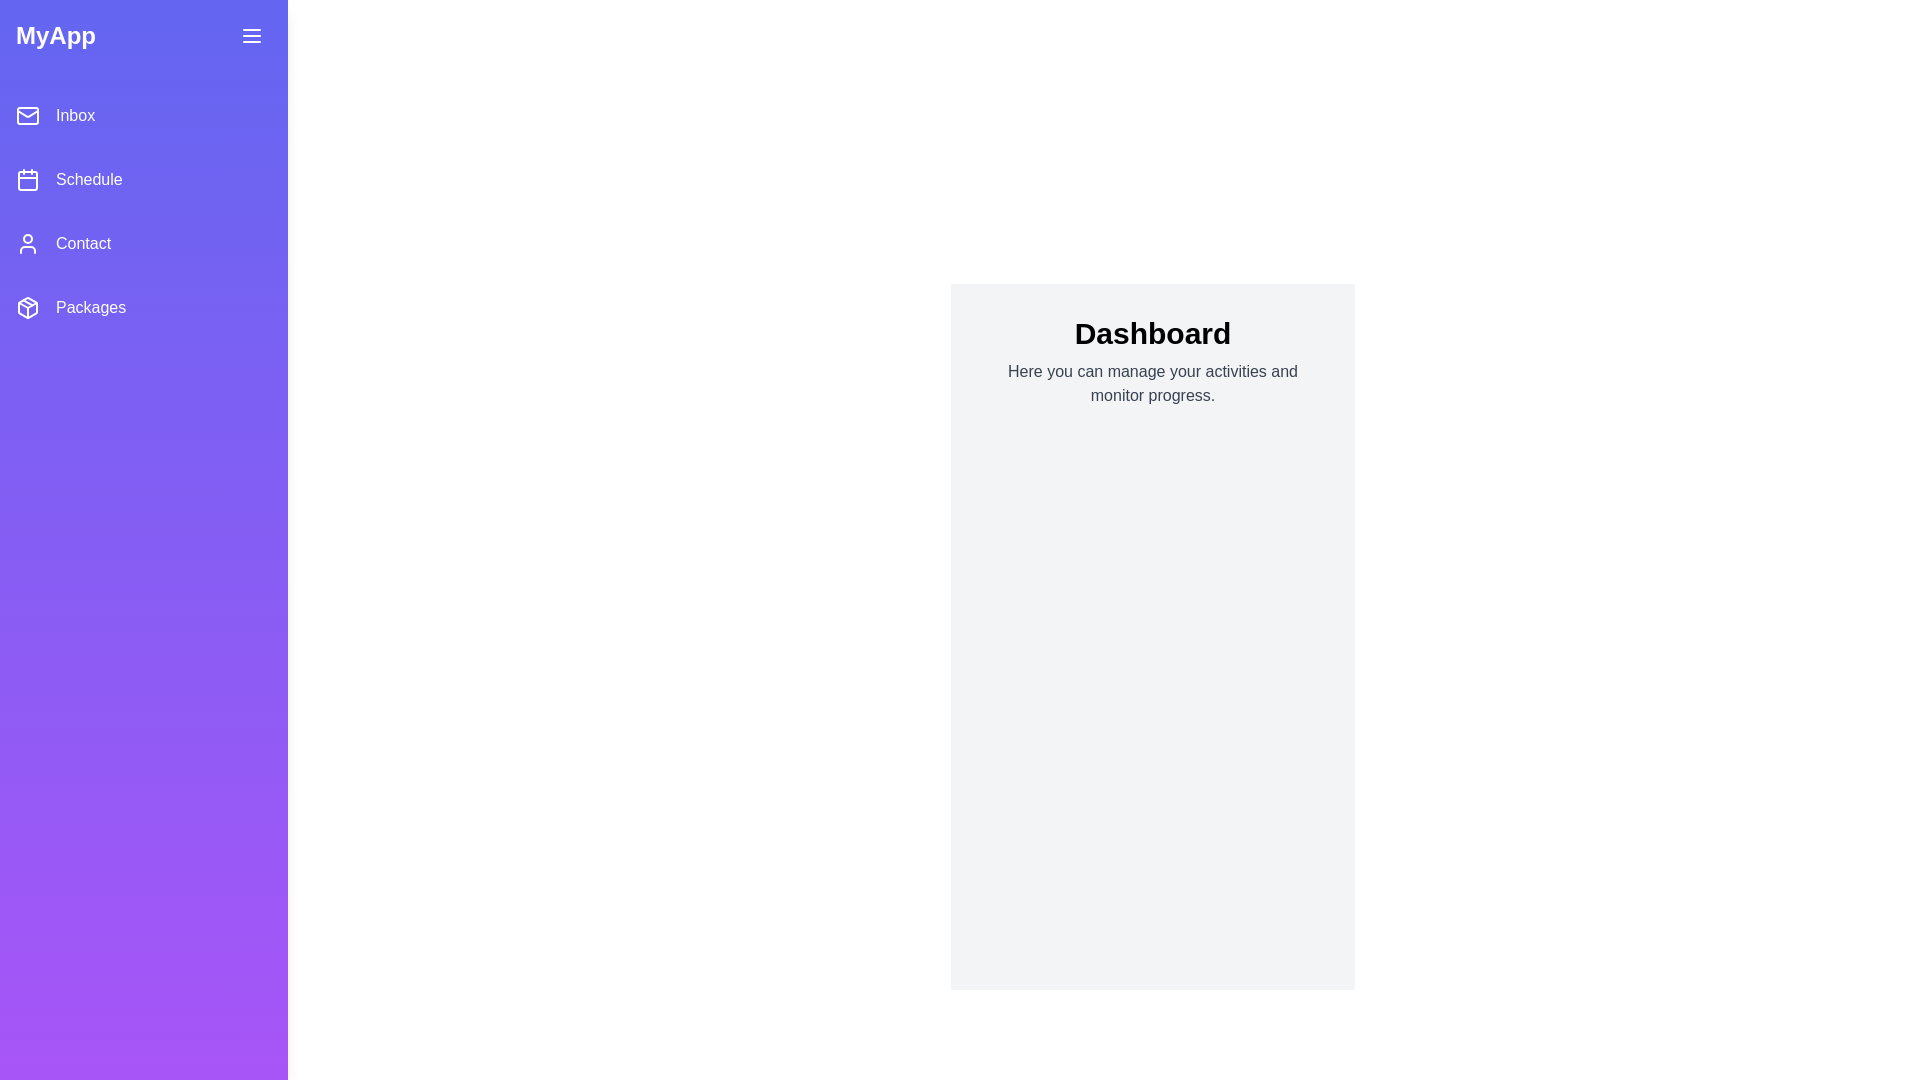 This screenshot has height=1080, width=1920. What do you see at coordinates (143, 308) in the screenshot?
I see `the menu item labeled Packages to navigate to the corresponding section` at bounding box center [143, 308].